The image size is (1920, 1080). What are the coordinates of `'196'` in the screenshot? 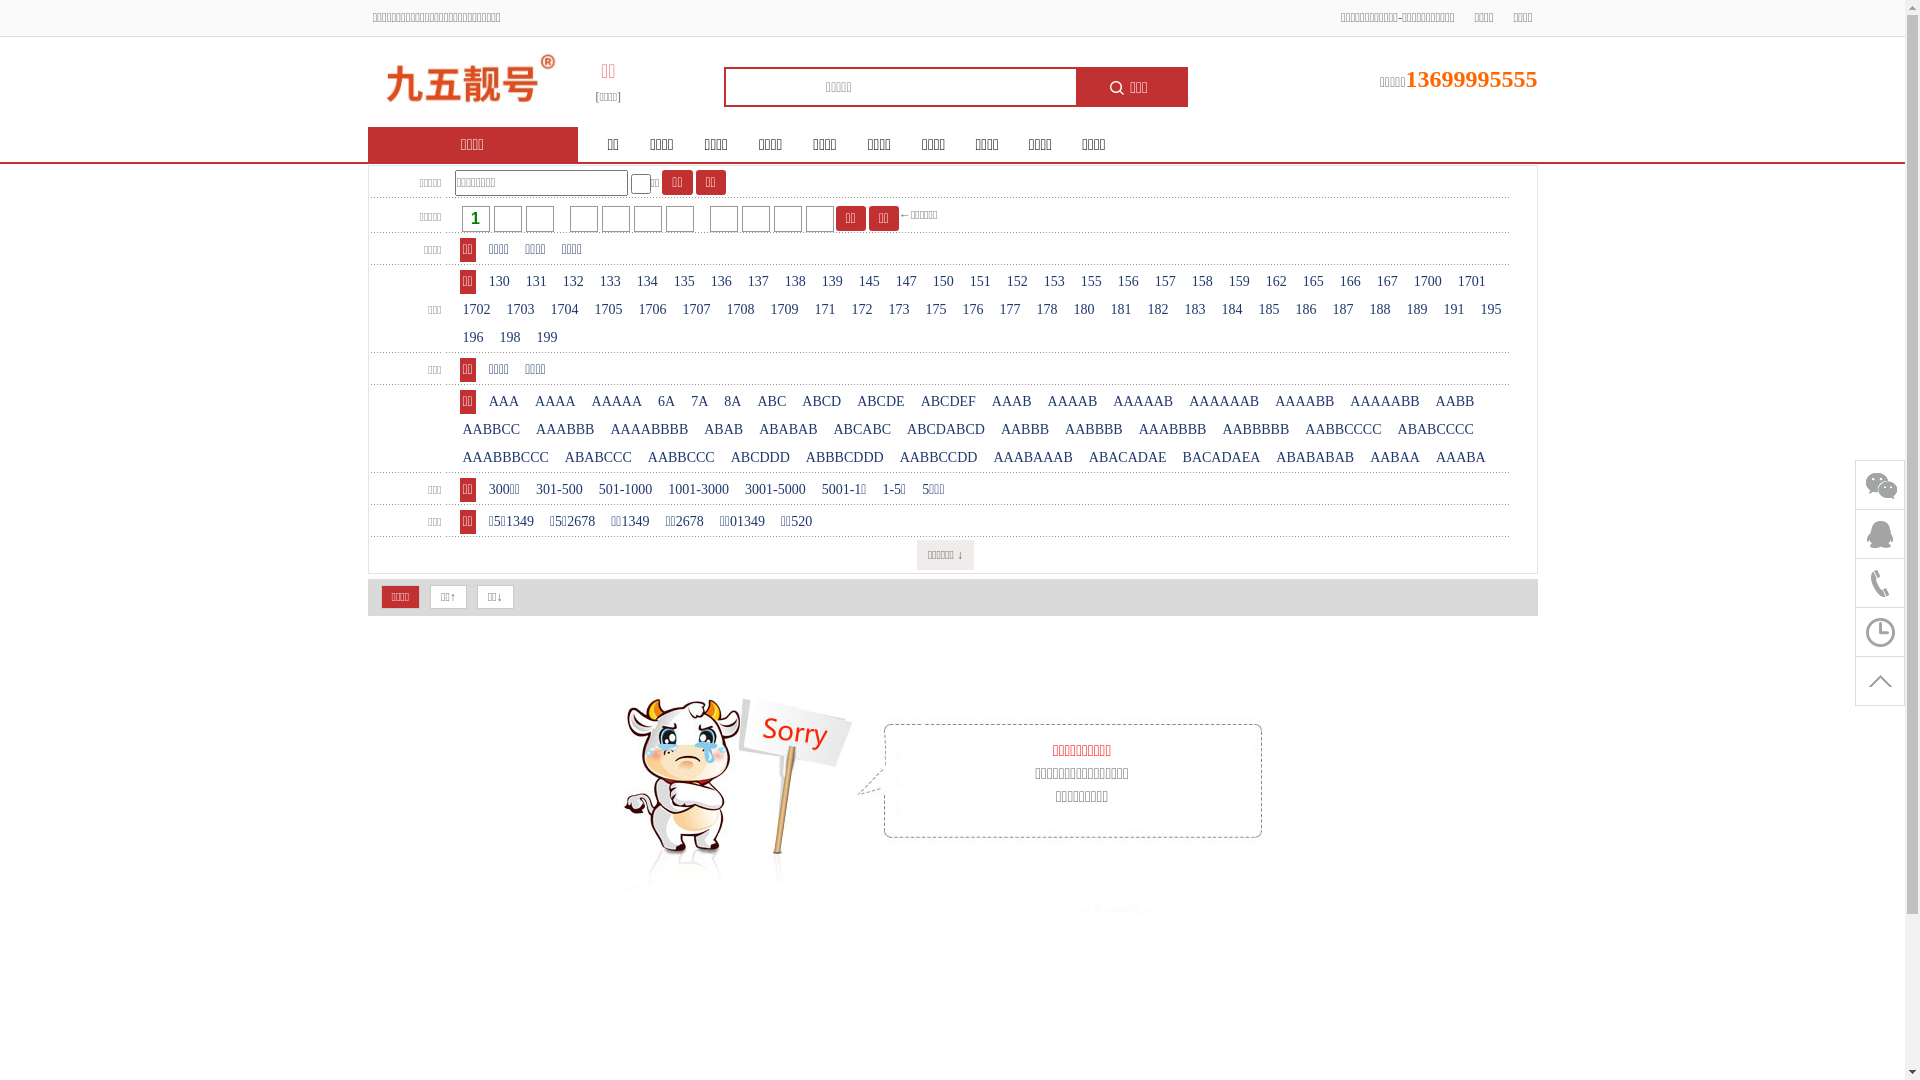 It's located at (459, 337).